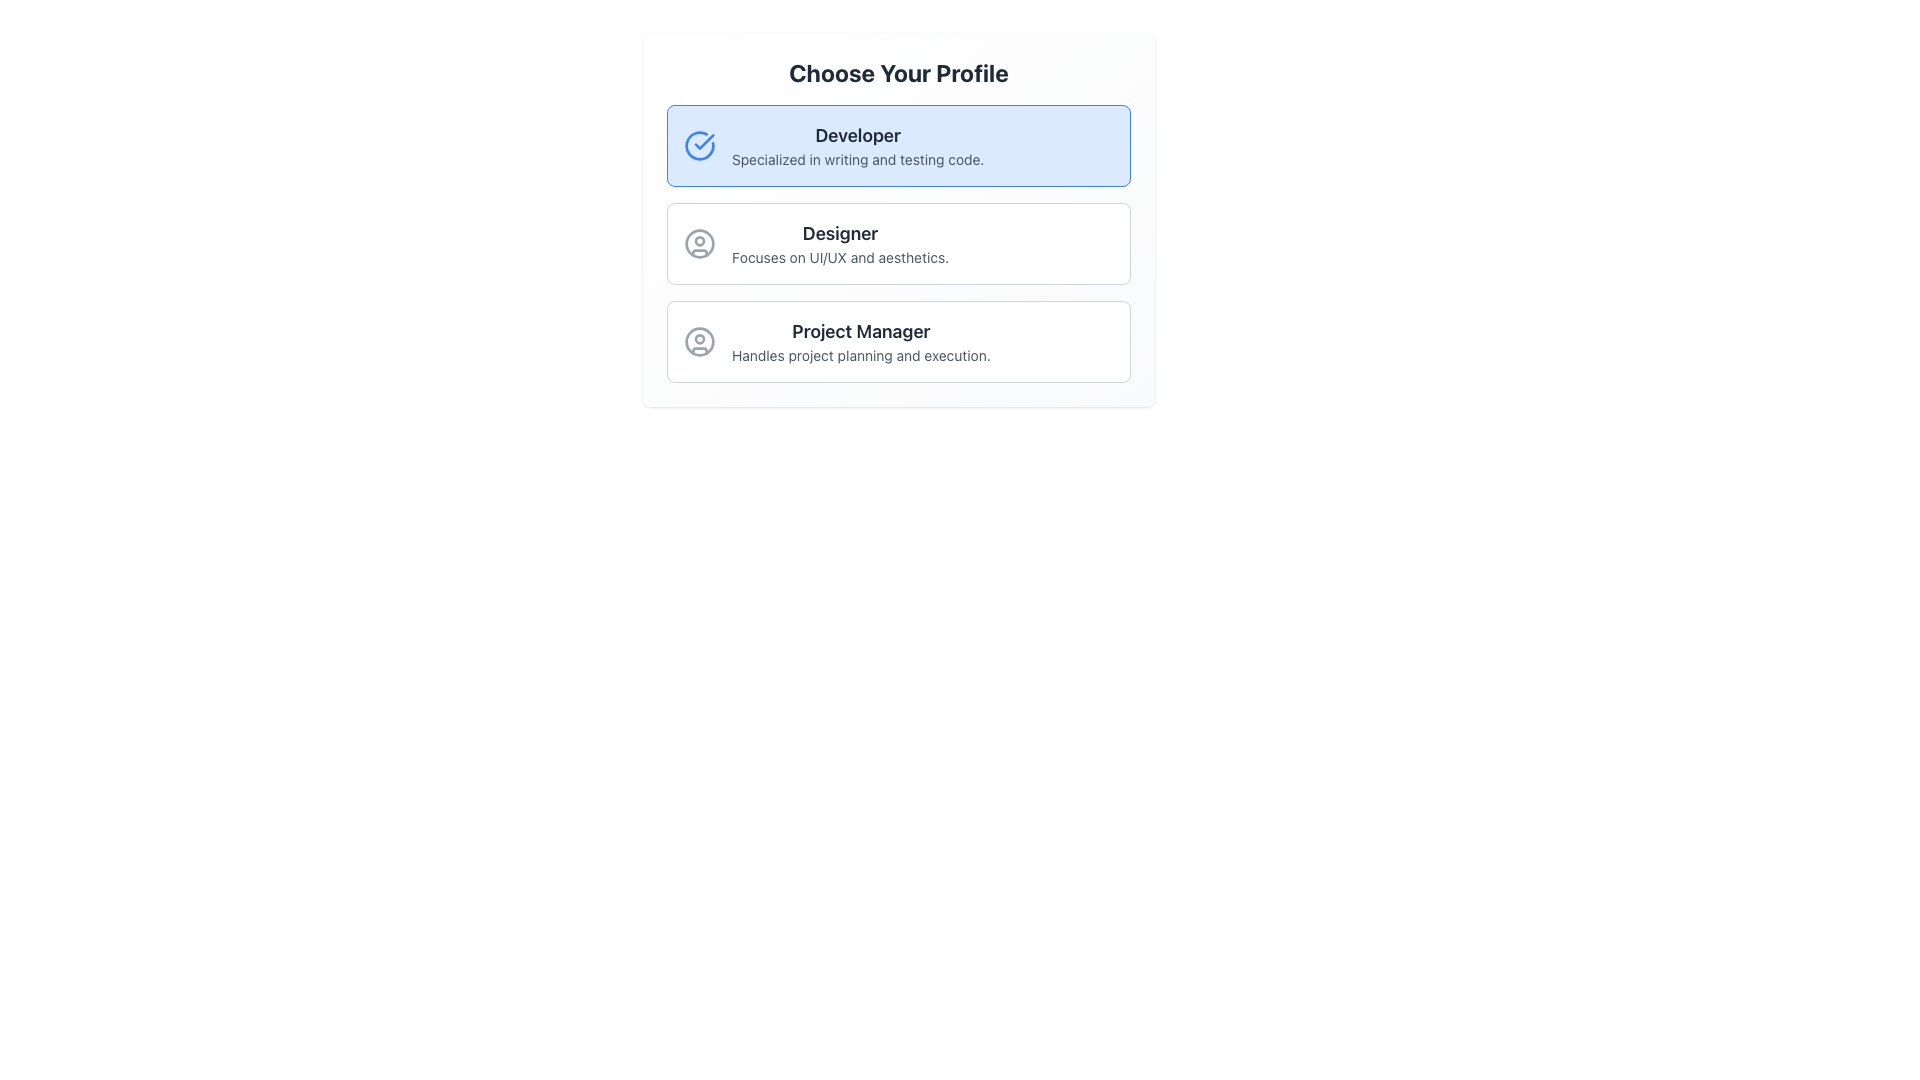 Image resolution: width=1920 pixels, height=1080 pixels. What do you see at coordinates (861, 354) in the screenshot?
I see `descriptive text label providing information about the 'Project Manager' role, located beneath the bold title in the profile options list` at bounding box center [861, 354].